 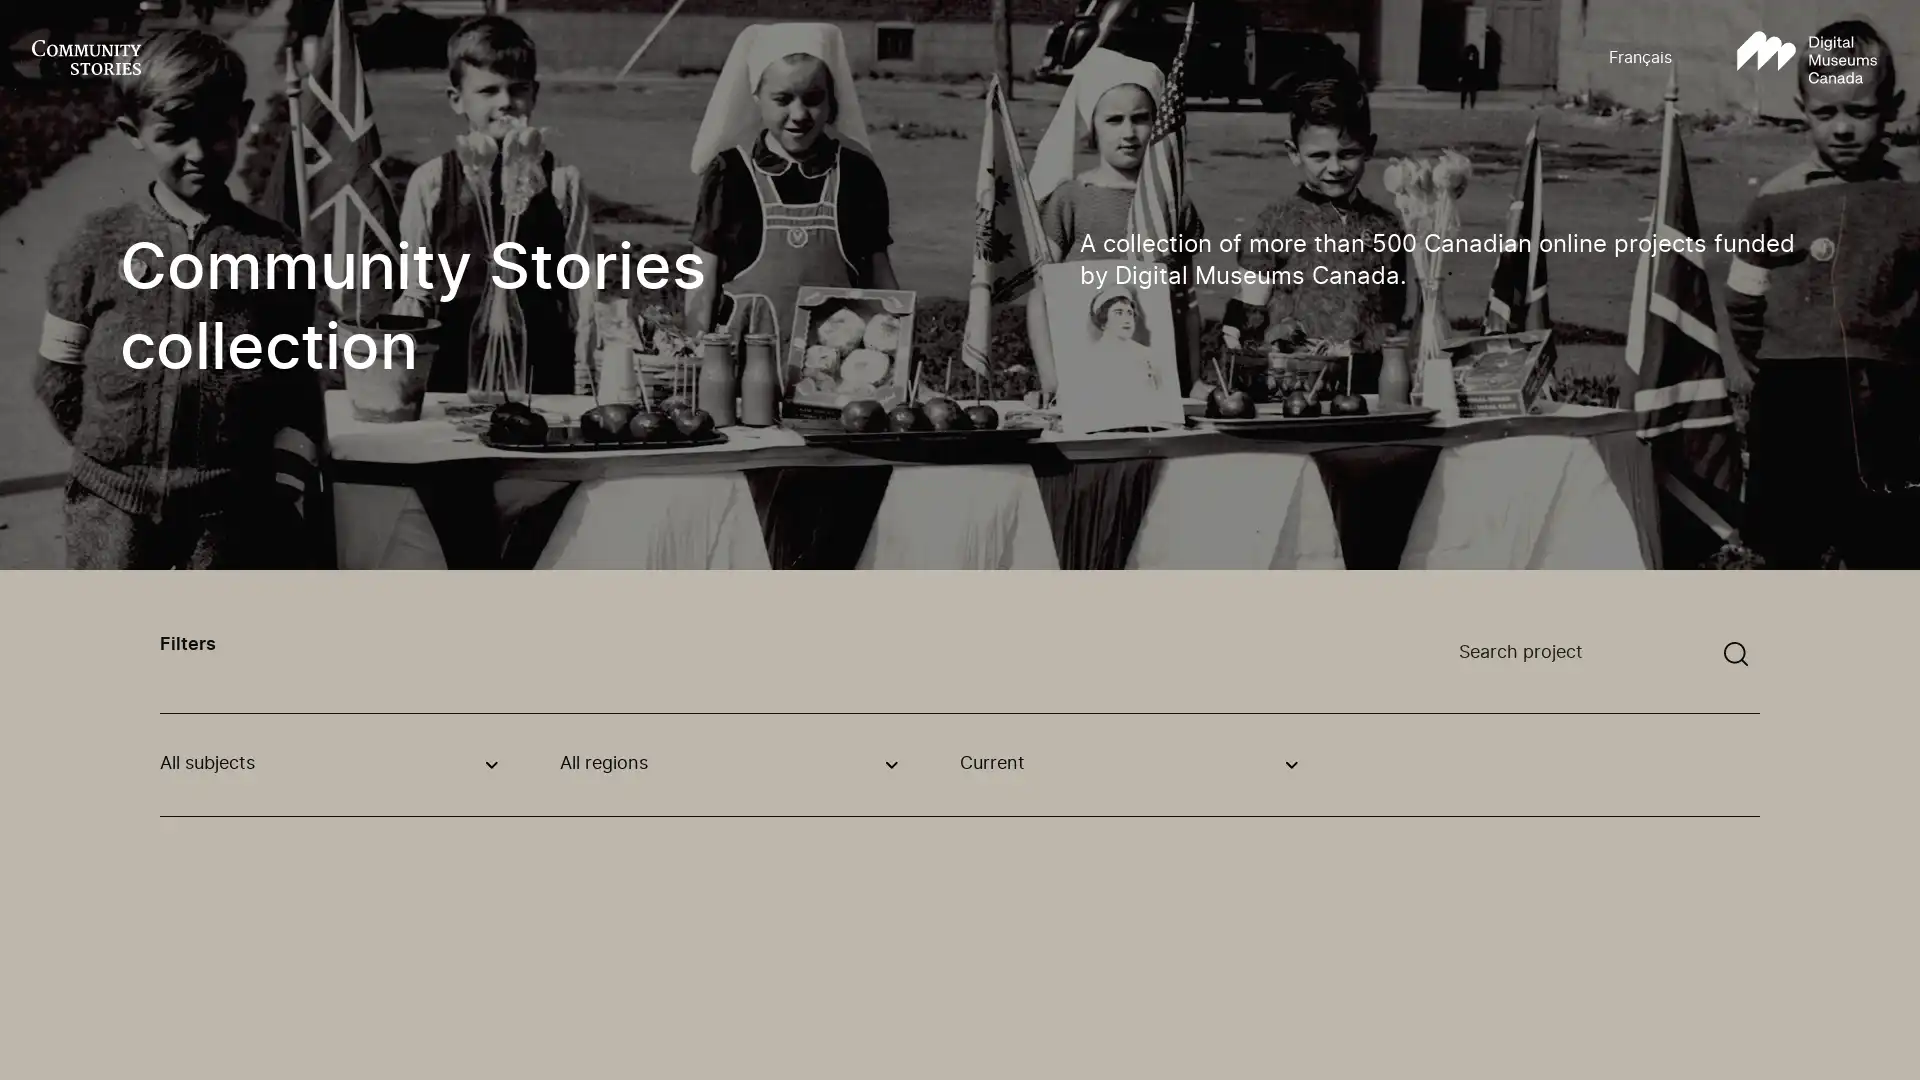 What do you see at coordinates (1735, 654) in the screenshot?
I see `Submit` at bounding box center [1735, 654].